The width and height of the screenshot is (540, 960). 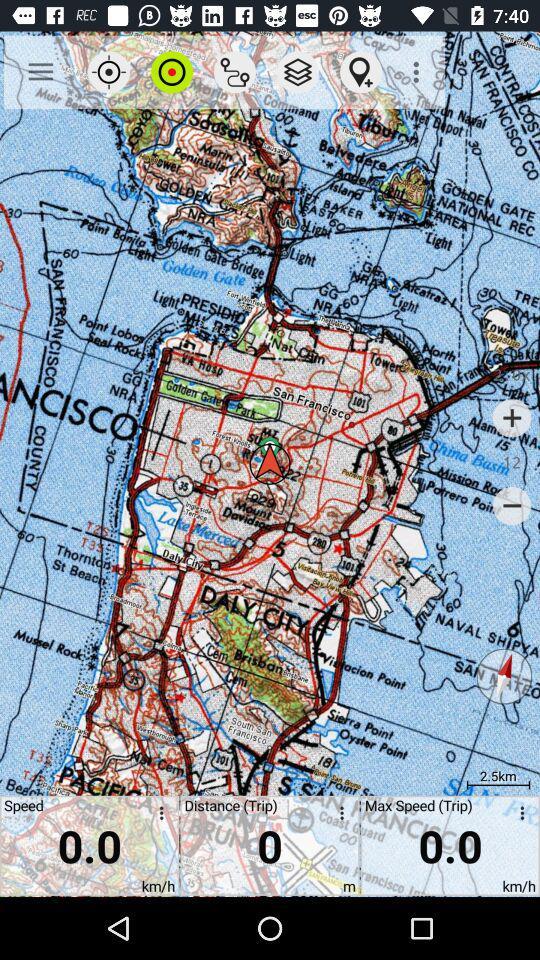 What do you see at coordinates (337, 816) in the screenshot?
I see `the more icon` at bounding box center [337, 816].